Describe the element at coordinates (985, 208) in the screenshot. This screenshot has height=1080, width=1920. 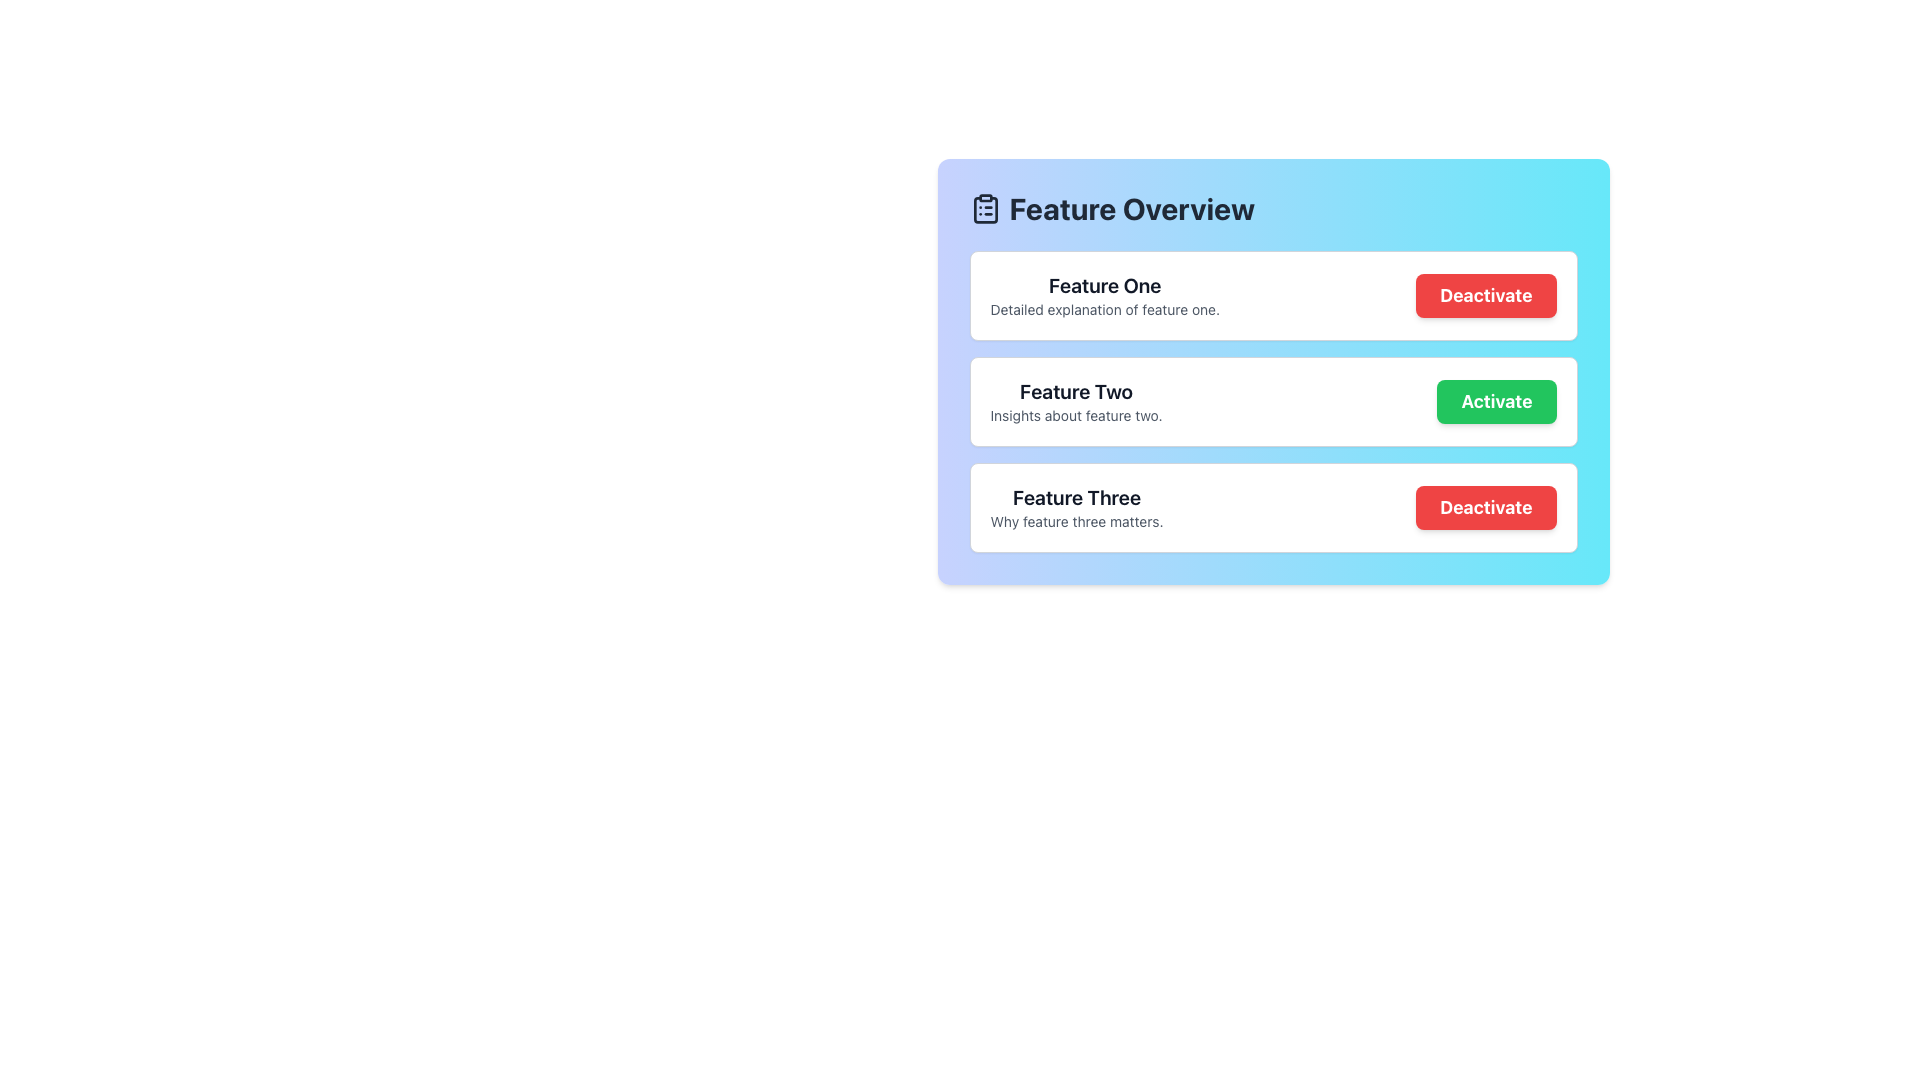
I see `the decorative icon representing the feature overview section located at the top-left corner of the 'Feature Overview' heading section for additional actions` at that location.